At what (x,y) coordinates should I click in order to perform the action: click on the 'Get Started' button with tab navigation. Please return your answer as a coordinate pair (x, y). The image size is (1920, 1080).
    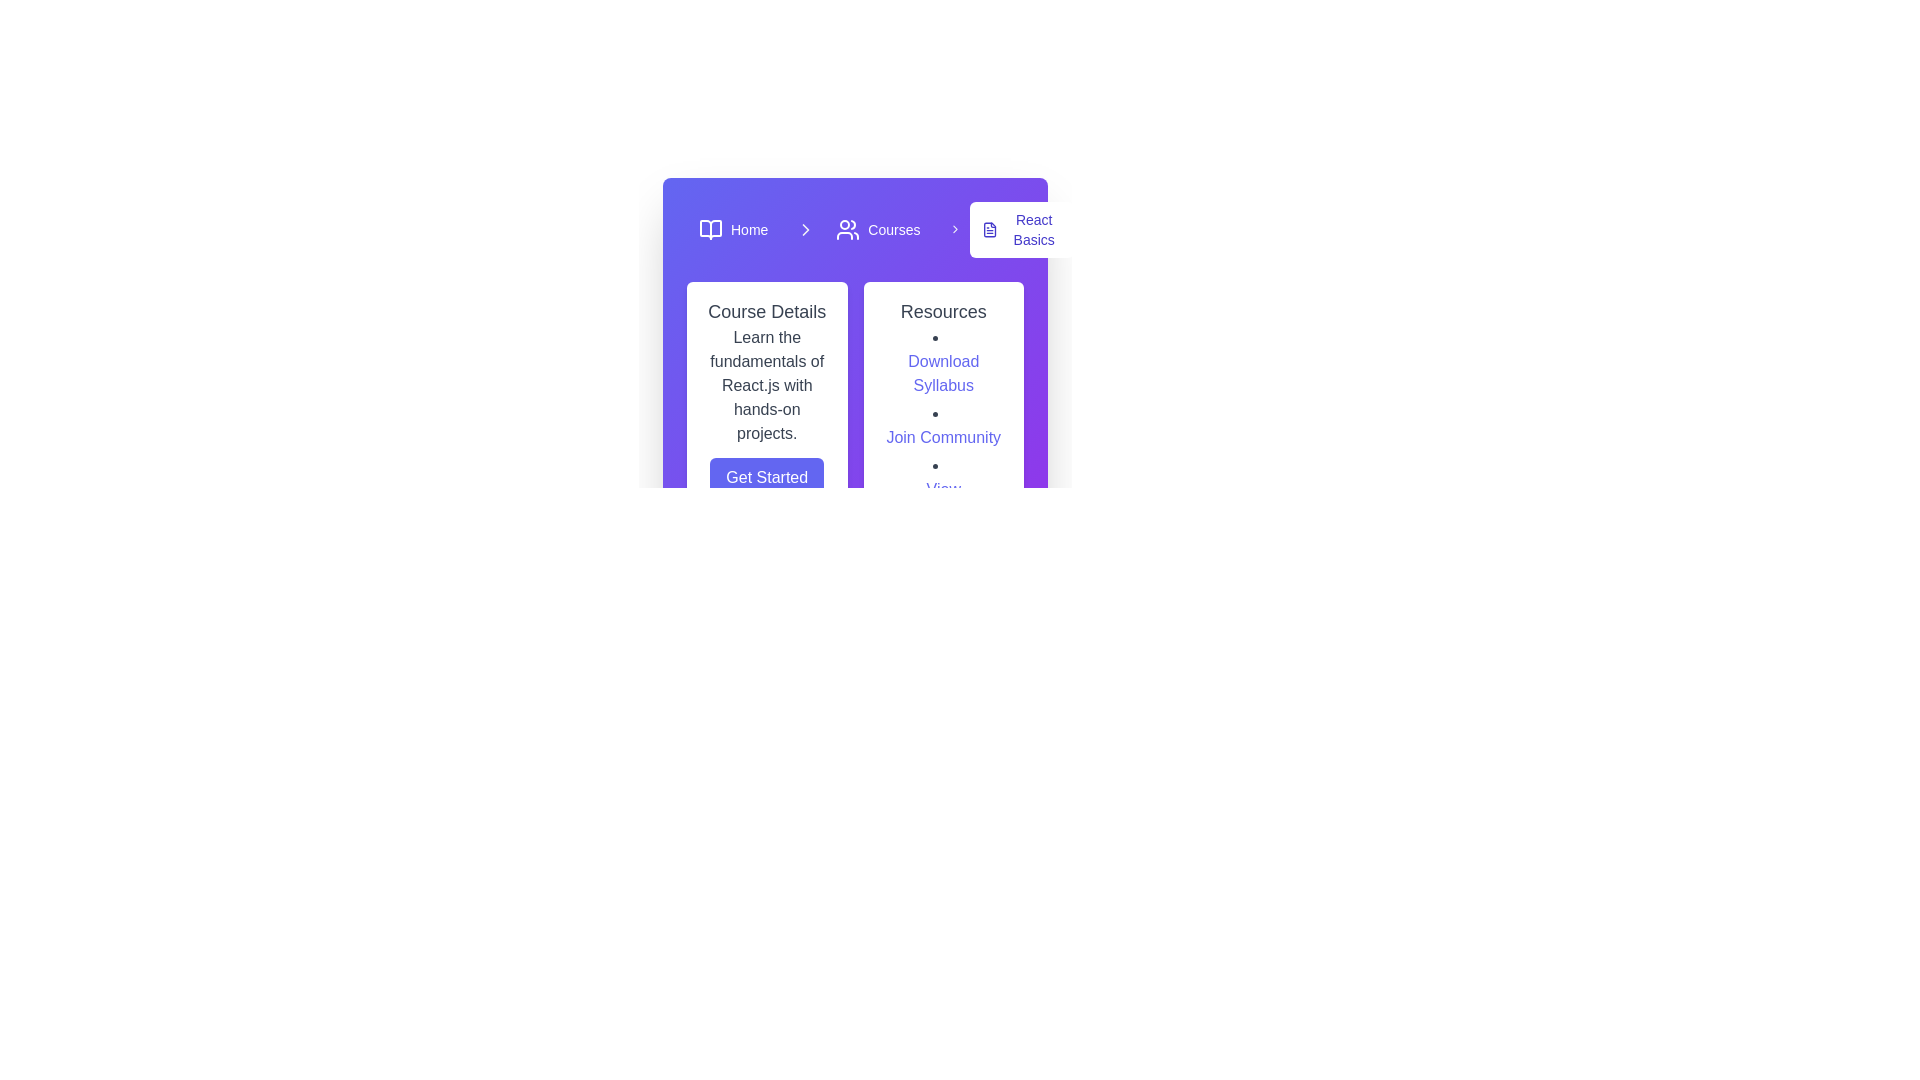
    Looking at the image, I should click on (766, 478).